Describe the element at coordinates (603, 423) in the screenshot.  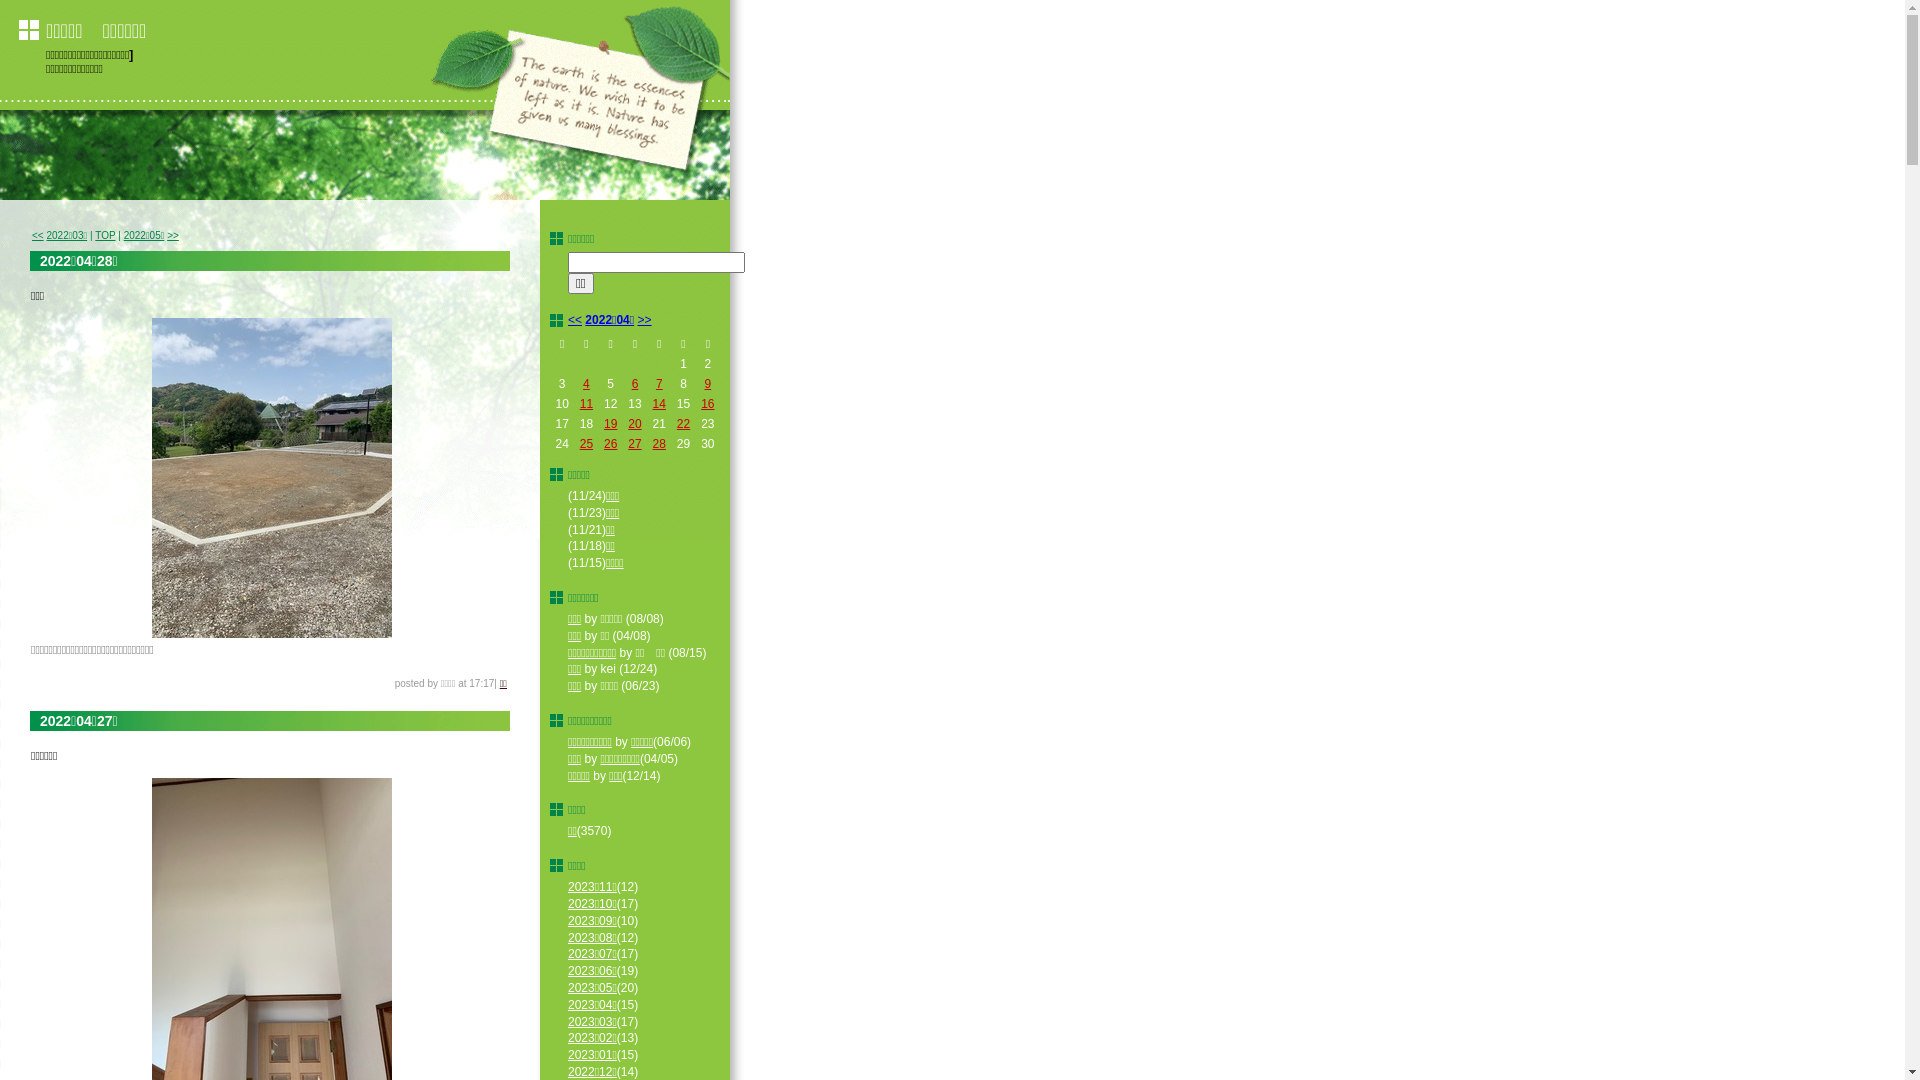
I see `'19'` at that location.